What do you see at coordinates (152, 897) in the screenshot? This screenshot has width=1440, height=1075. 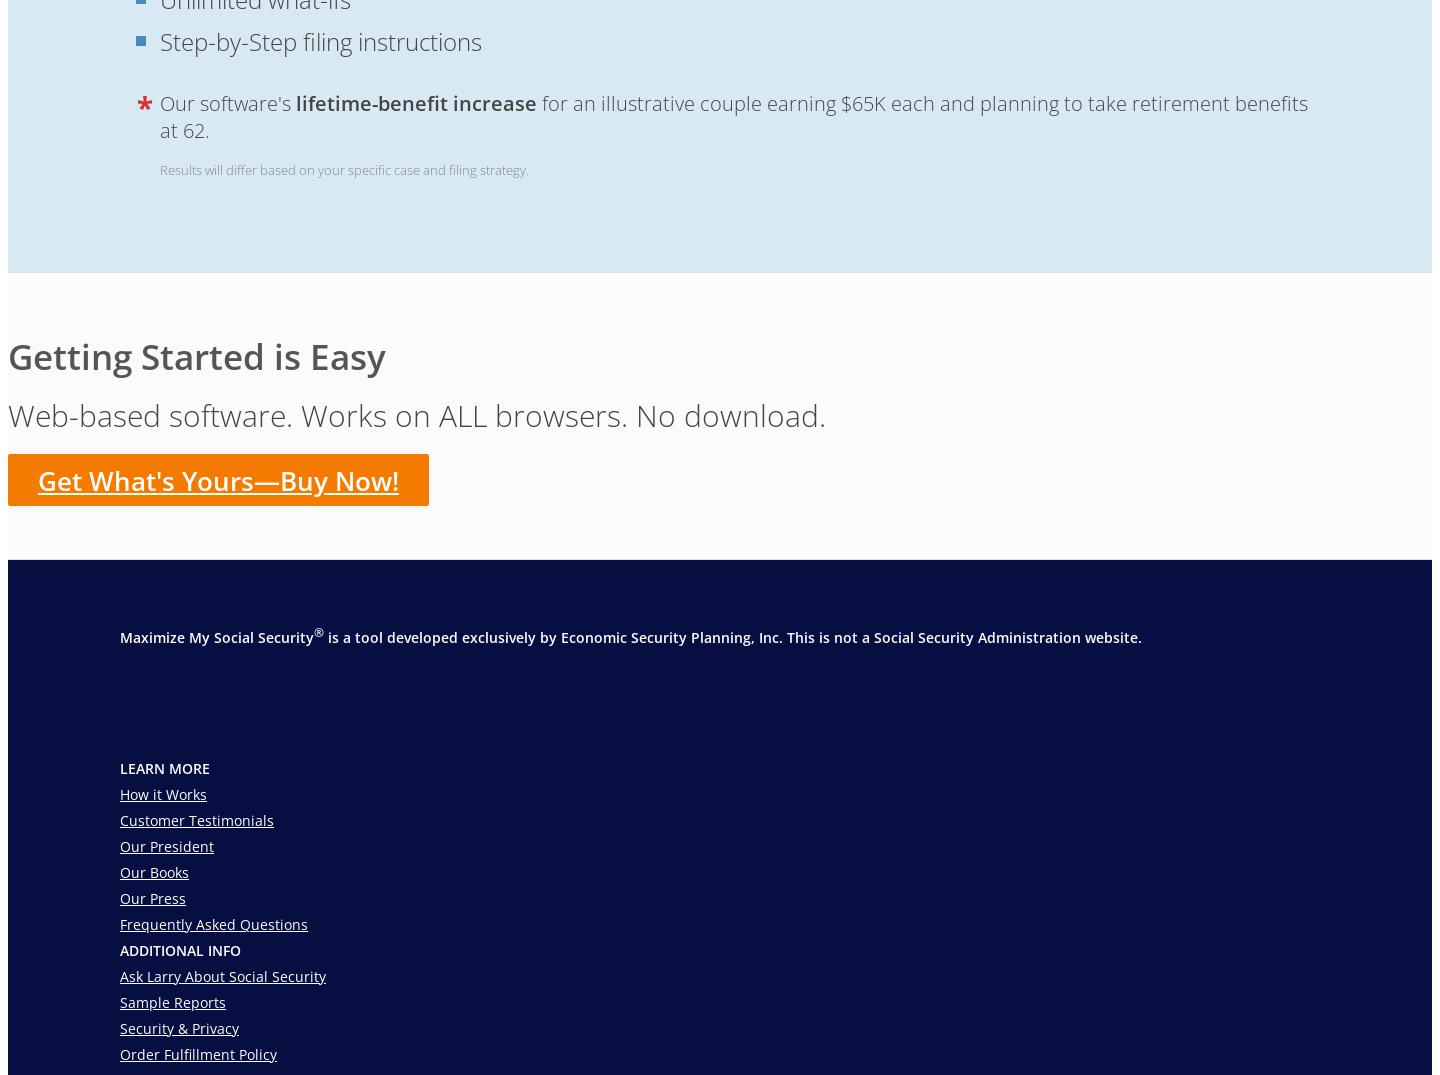 I see `'Our Press'` at bounding box center [152, 897].